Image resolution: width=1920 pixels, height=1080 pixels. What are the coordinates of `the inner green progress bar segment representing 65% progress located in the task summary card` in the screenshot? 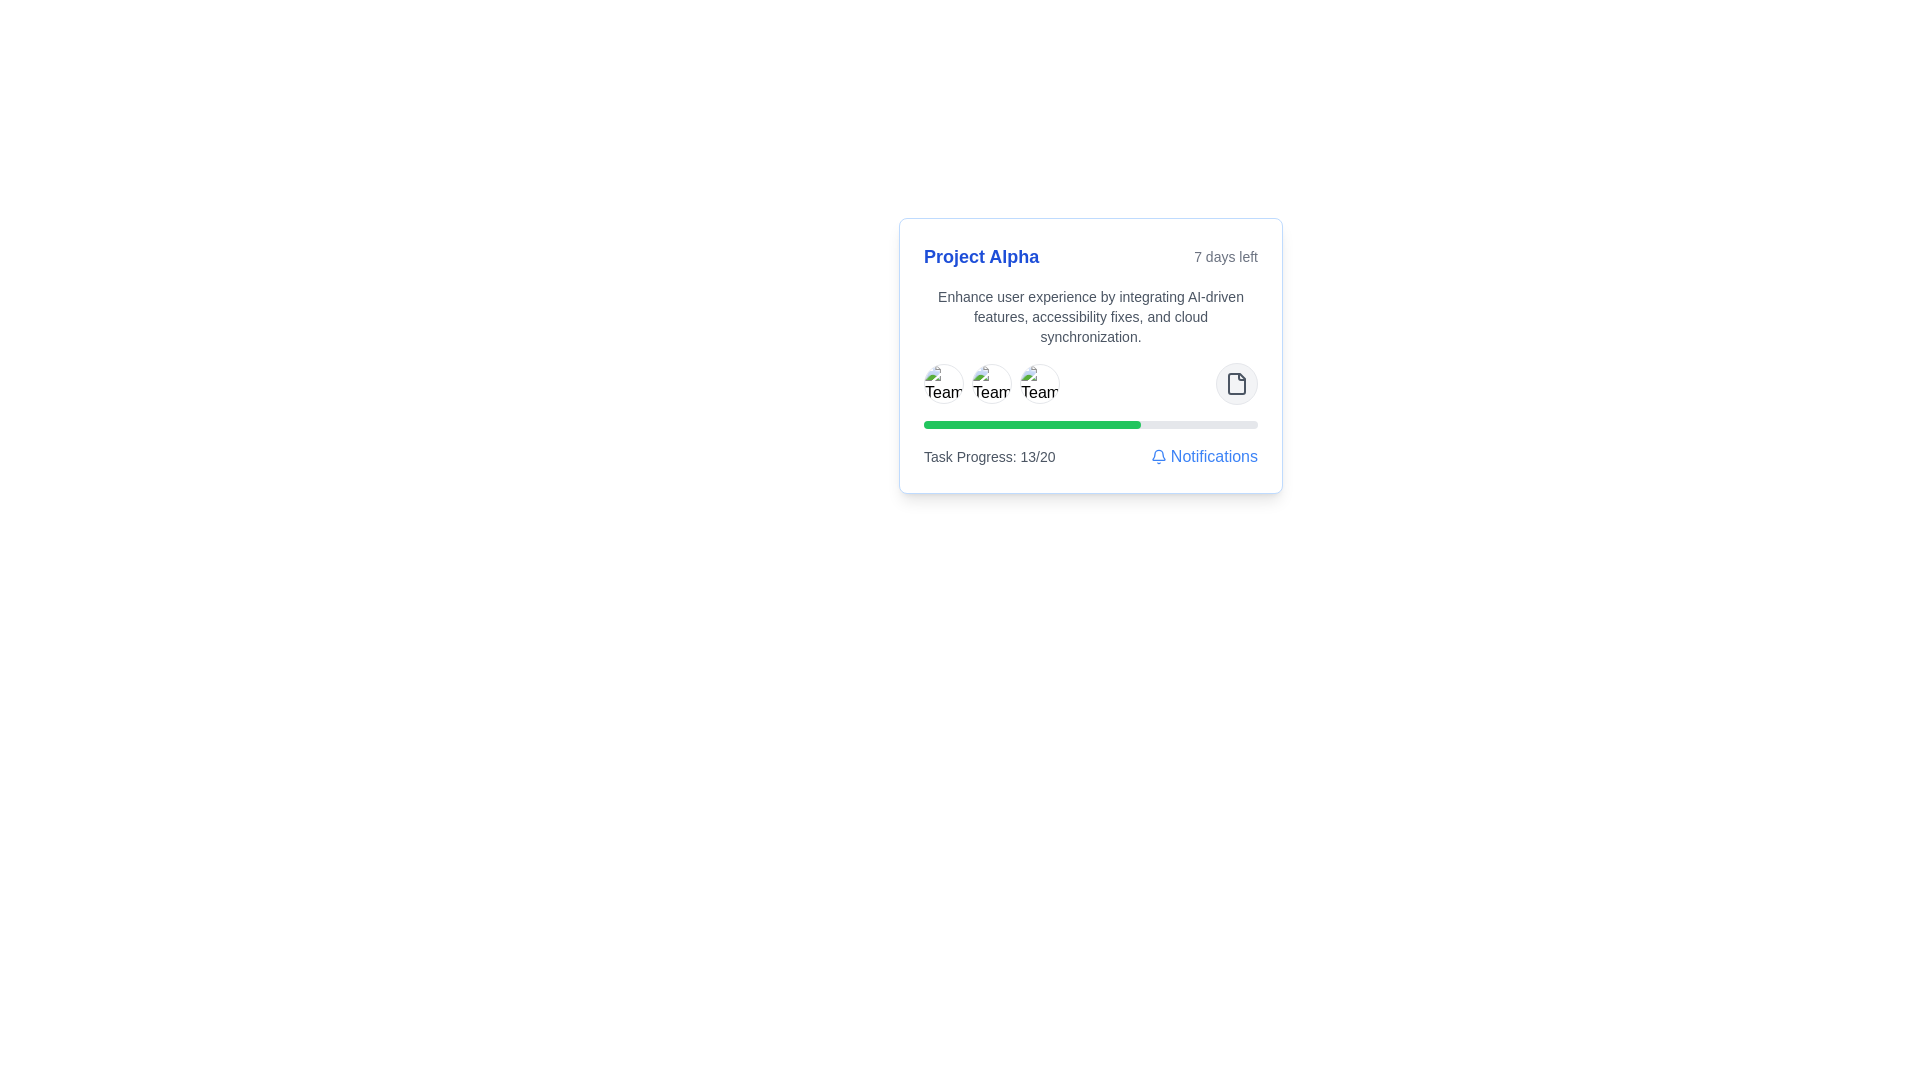 It's located at (1032, 423).